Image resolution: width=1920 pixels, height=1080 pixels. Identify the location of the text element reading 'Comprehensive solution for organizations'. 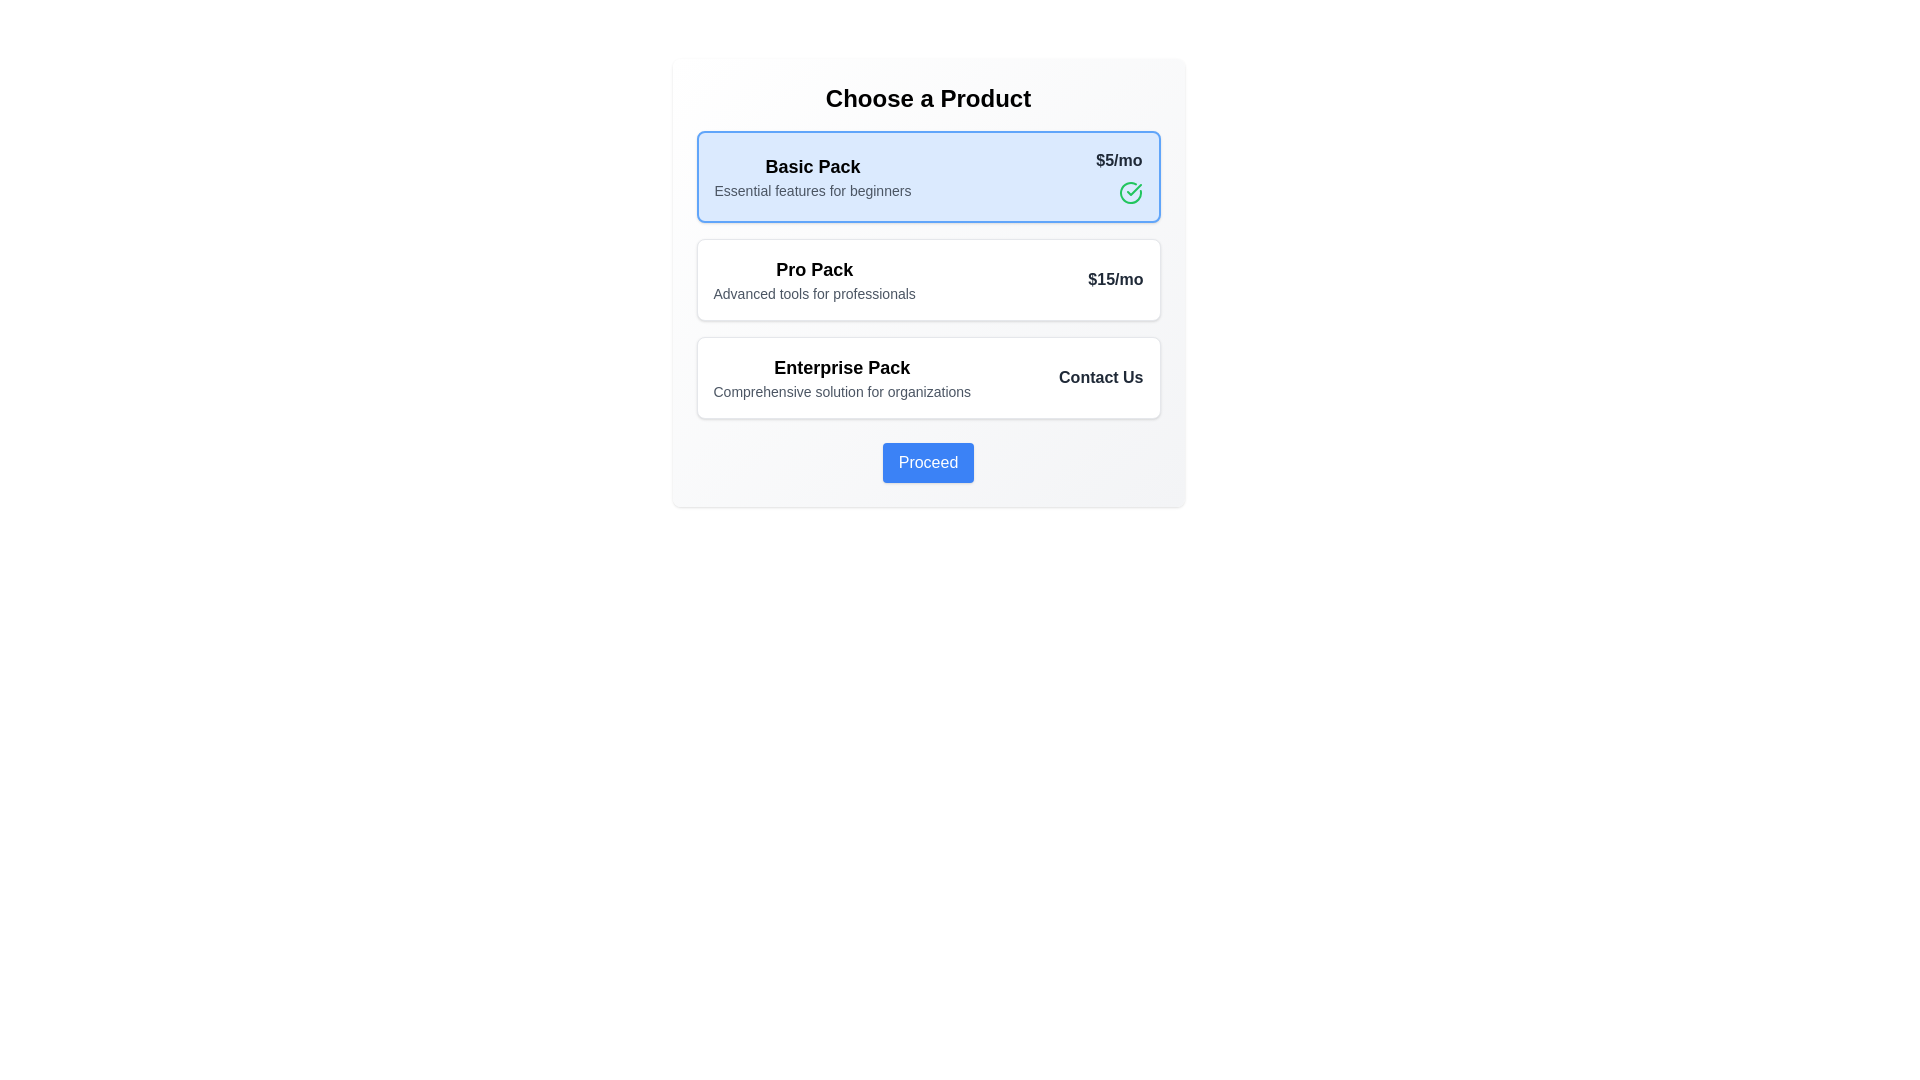
(842, 392).